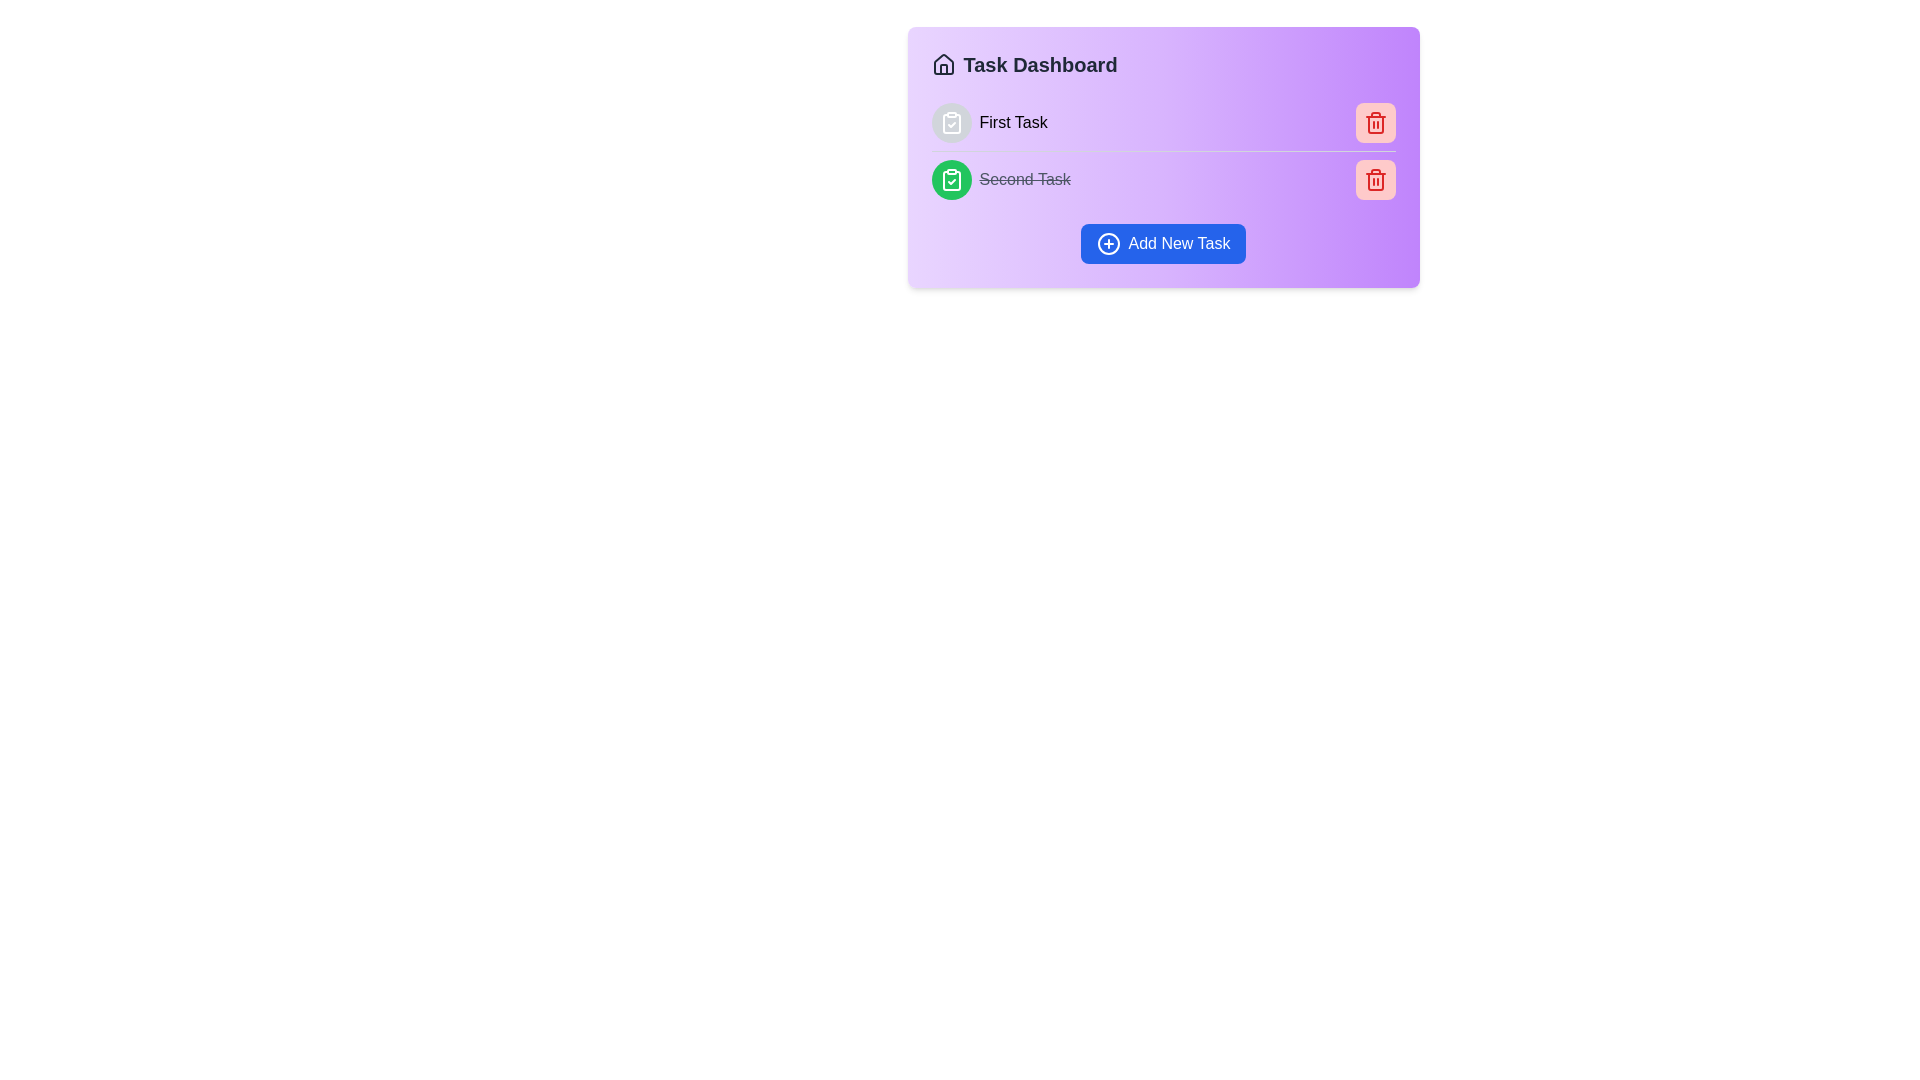 The image size is (1920, 1080). I want to click on the clipboard body element, which is part of a green circular button adjacent to the 'Second Task' label, so click(950, 181).